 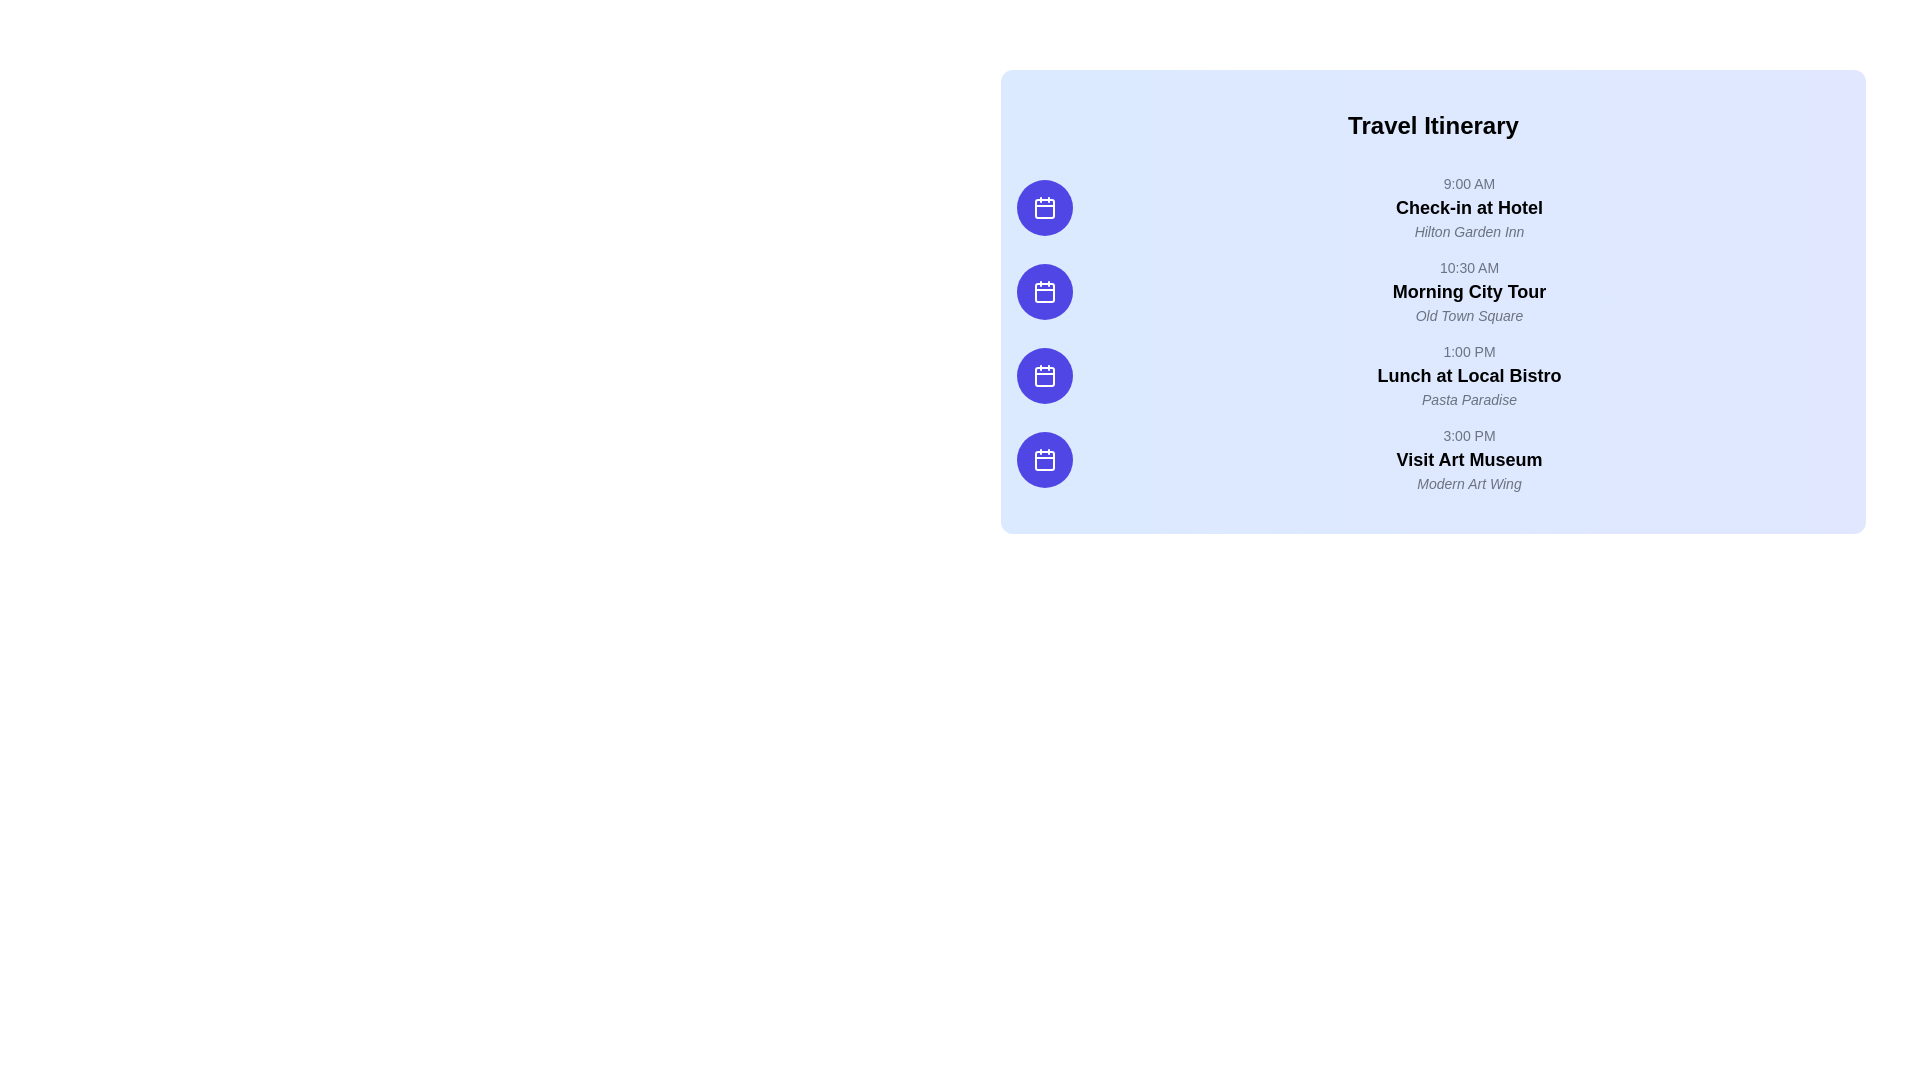 What do you see at coordinates (1432, 459) in the screenshot?
I see `the last timeline entry in the 'Travel Itinerary' section, which represents an event providing information about the activity, its time, and location` at bounding box center [1432, 459].